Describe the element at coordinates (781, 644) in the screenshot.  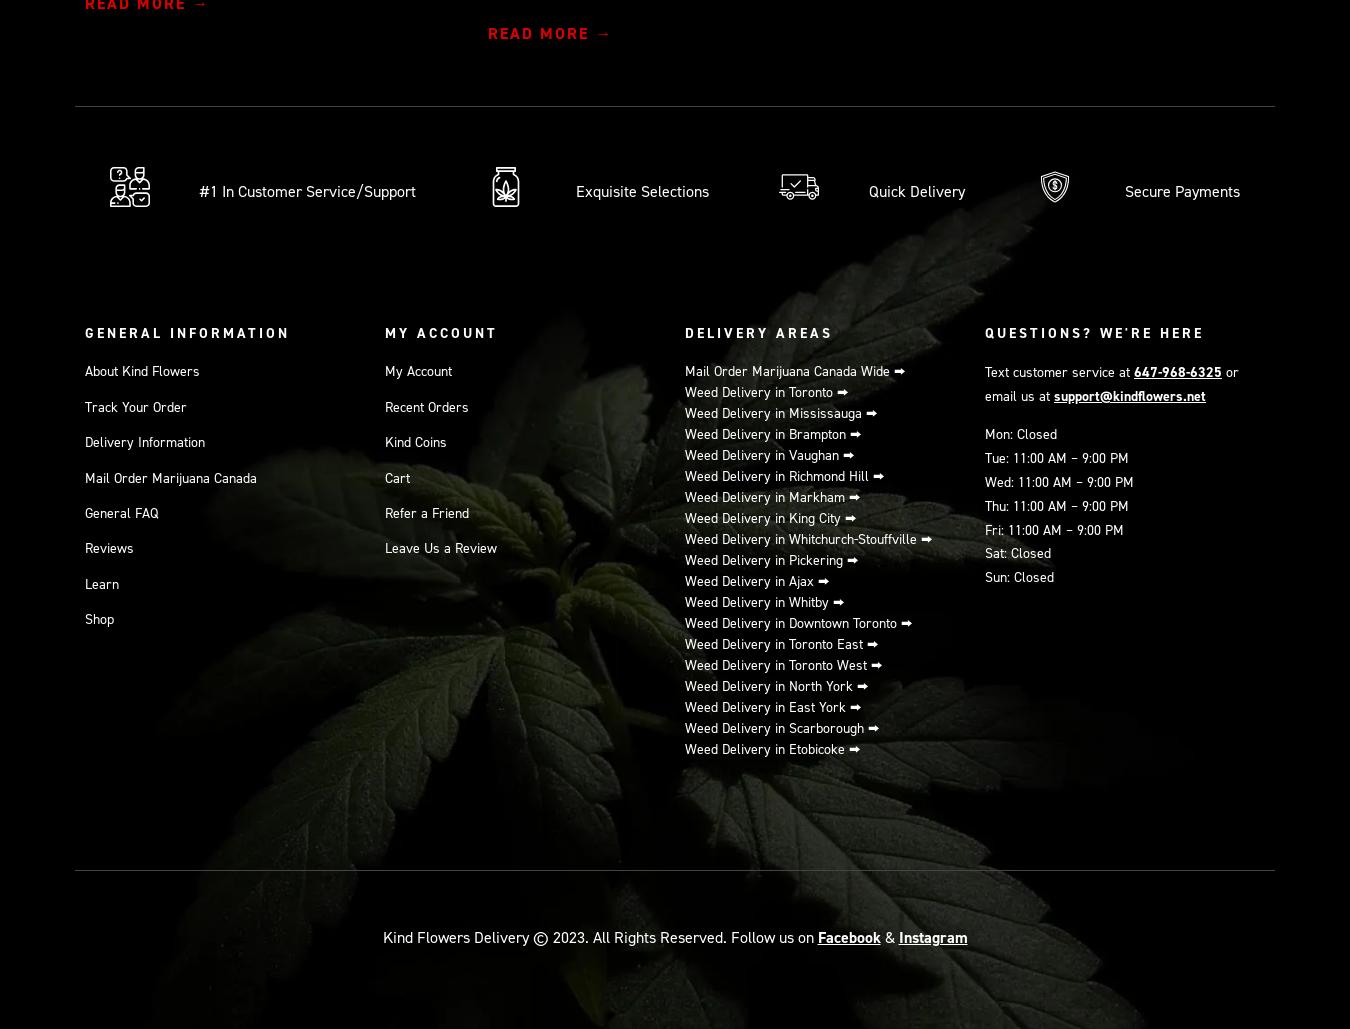
I see `'Weed Delivery in Toronto East ⮕'` at that location.